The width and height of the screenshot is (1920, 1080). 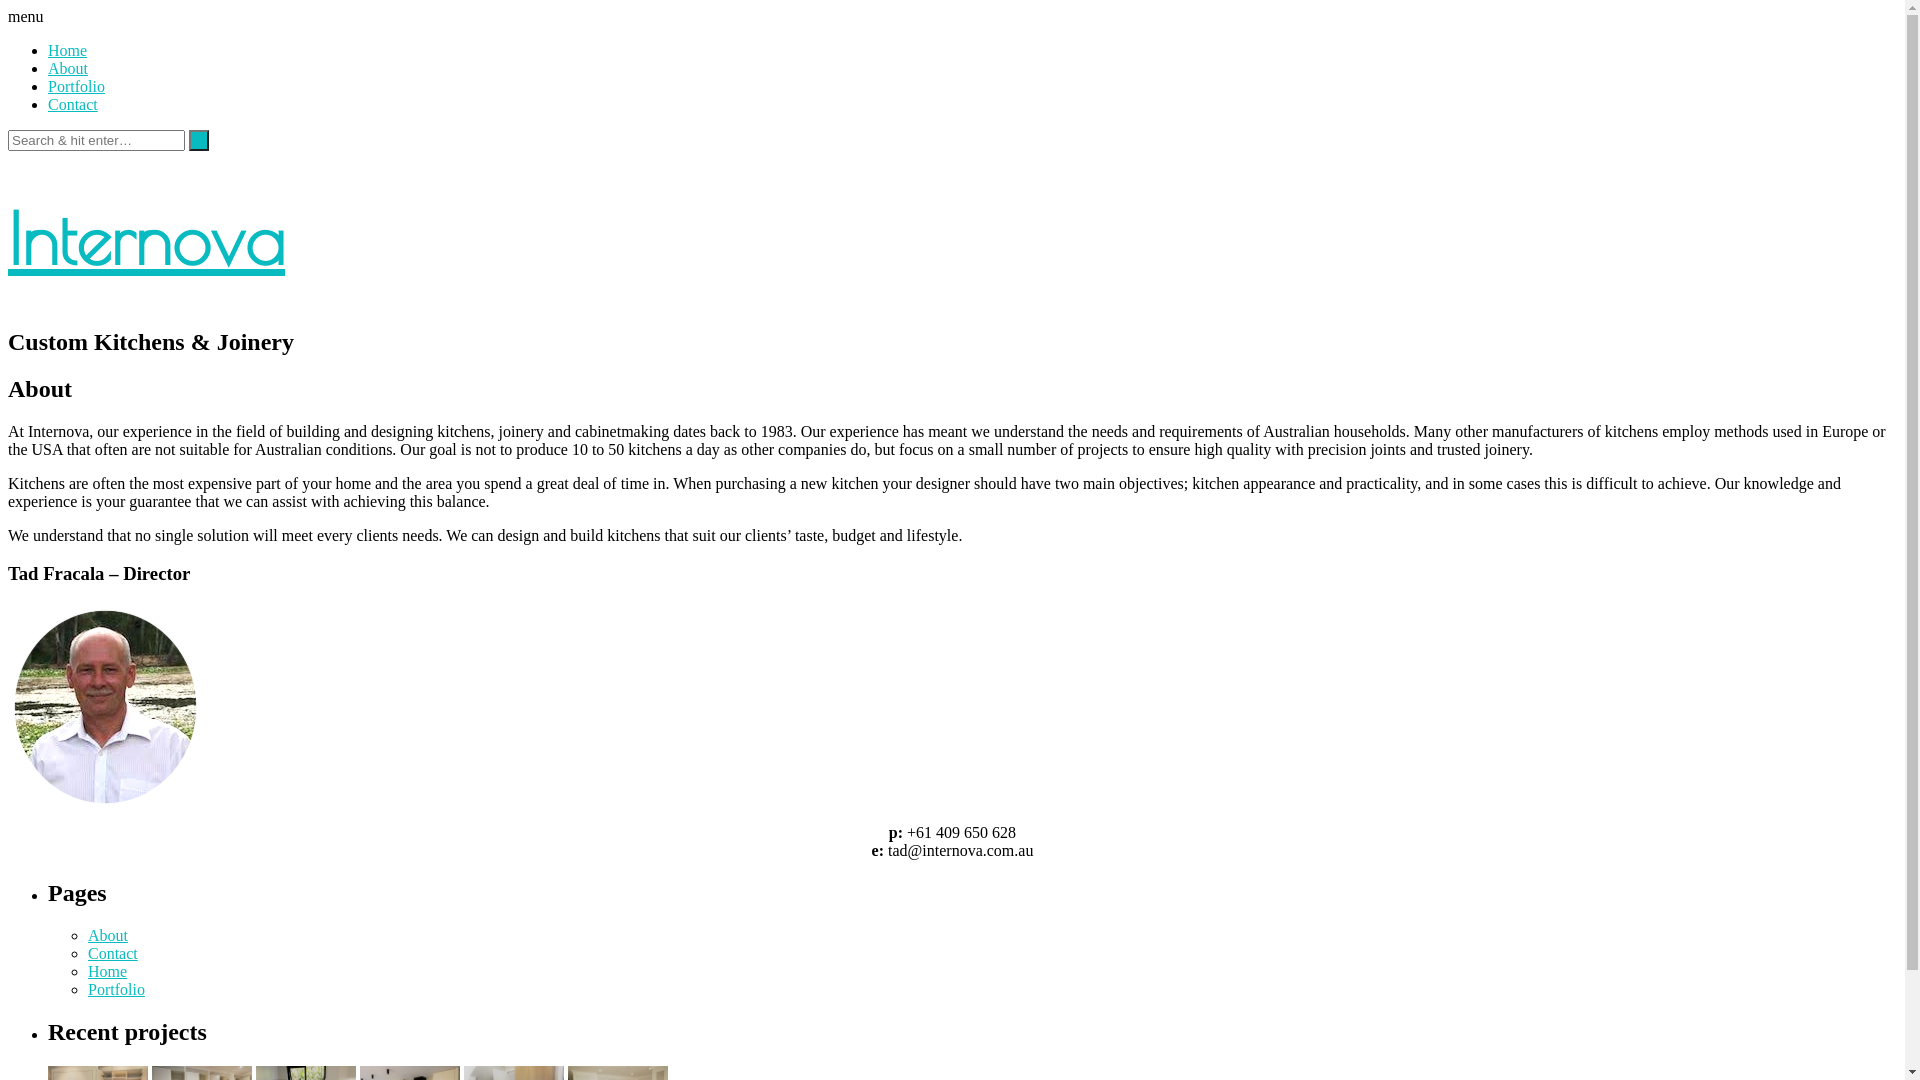 I want to click on 'Portfolio', so click(x=115, y=988).